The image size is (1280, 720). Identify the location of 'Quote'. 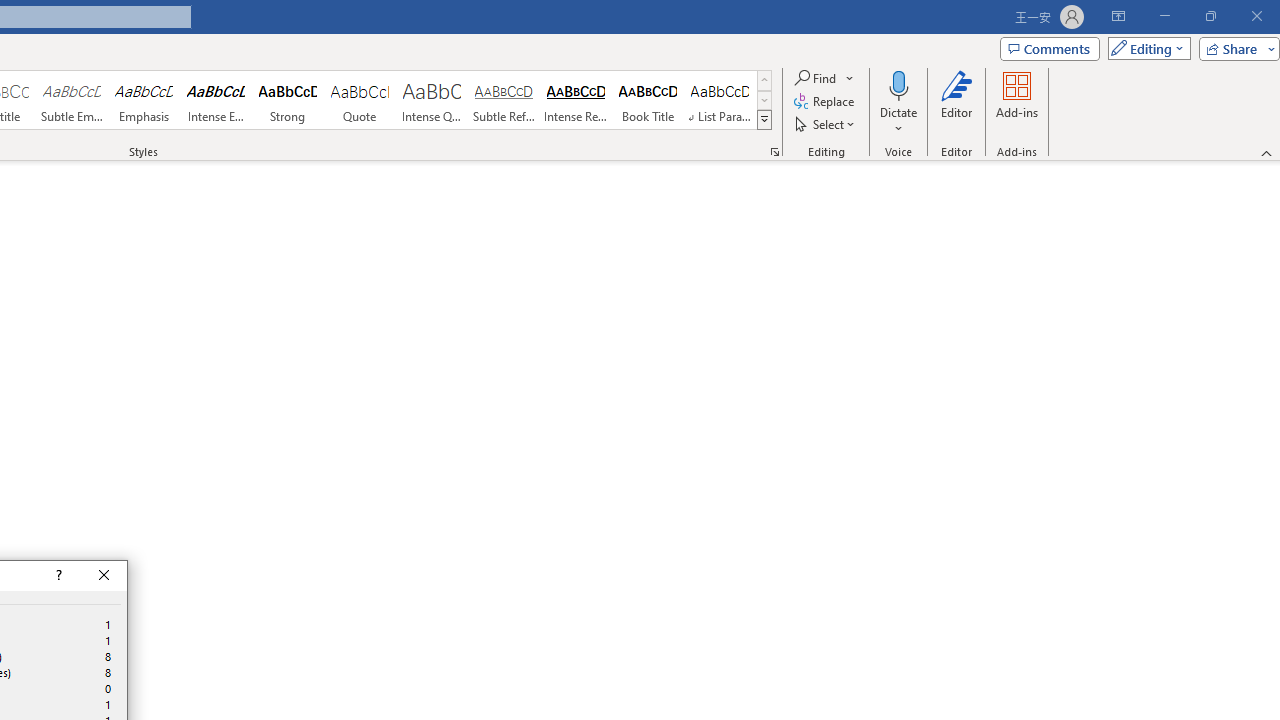
(359, 100).